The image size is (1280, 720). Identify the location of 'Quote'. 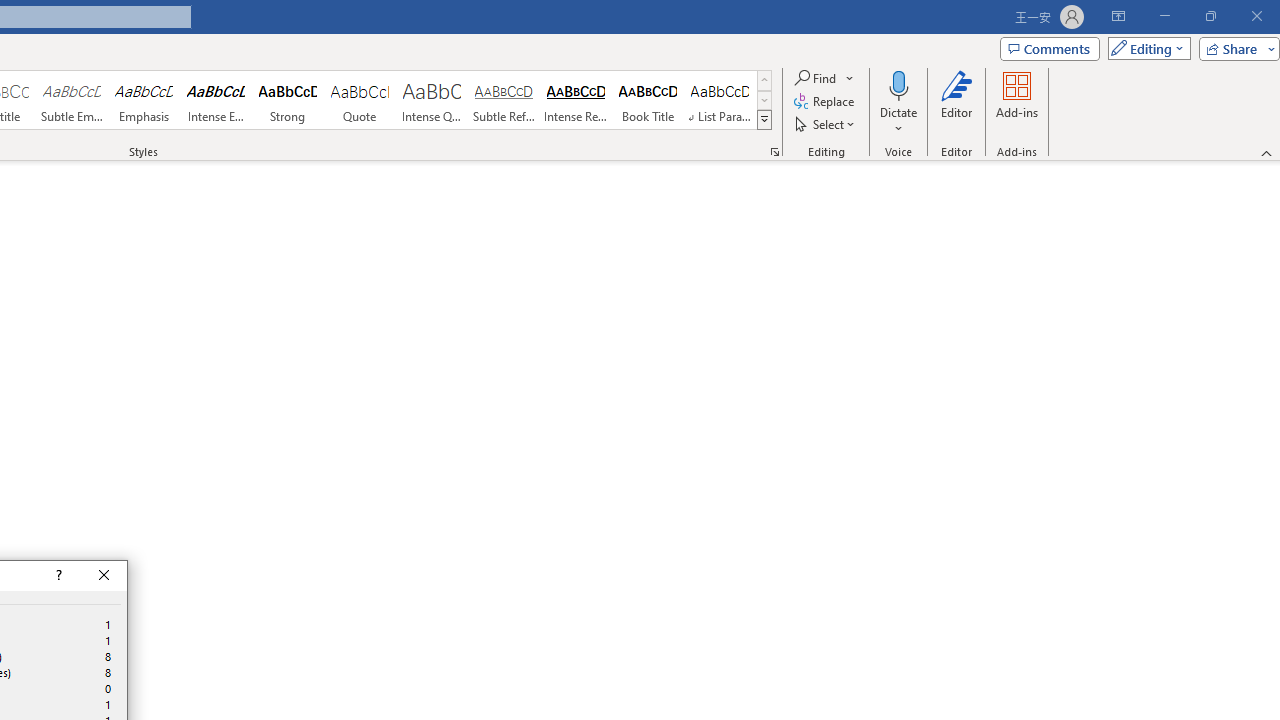
(359, 100).